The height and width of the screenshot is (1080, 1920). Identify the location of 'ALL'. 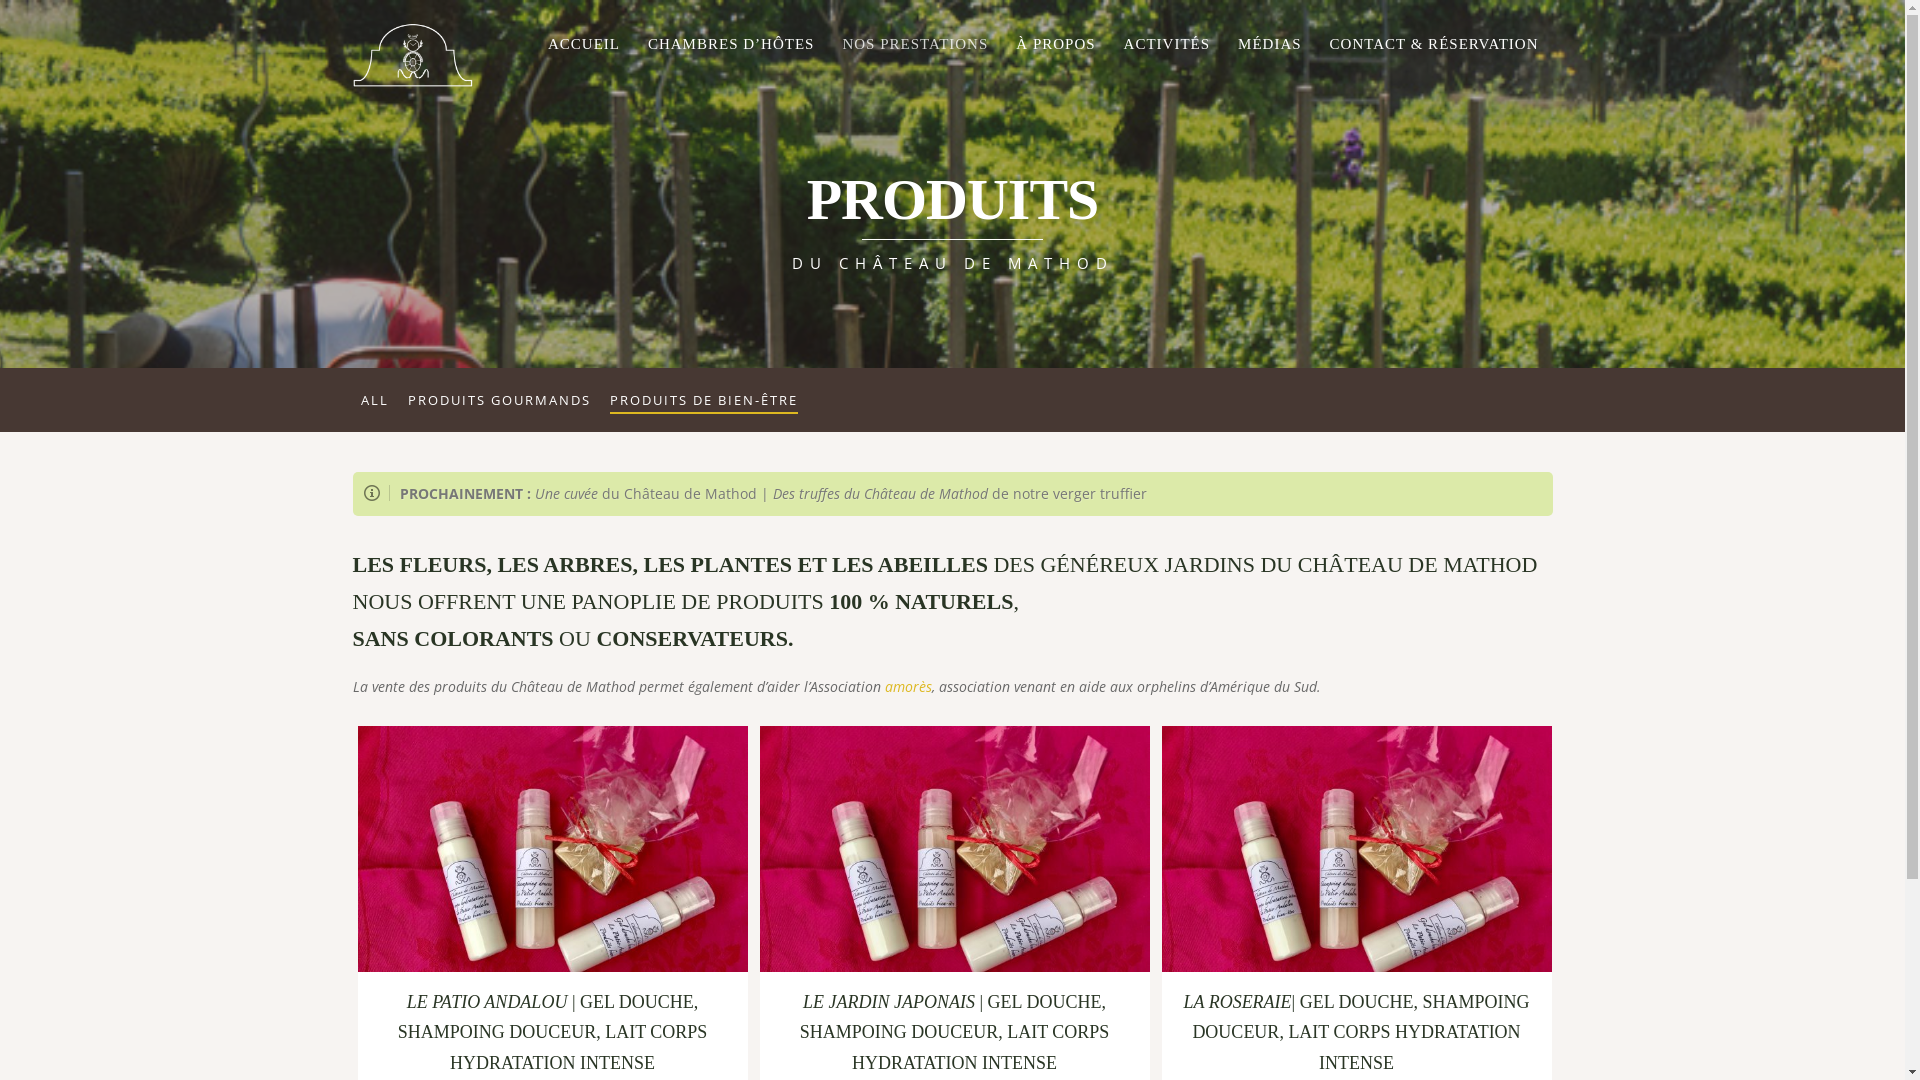
(374, 400).